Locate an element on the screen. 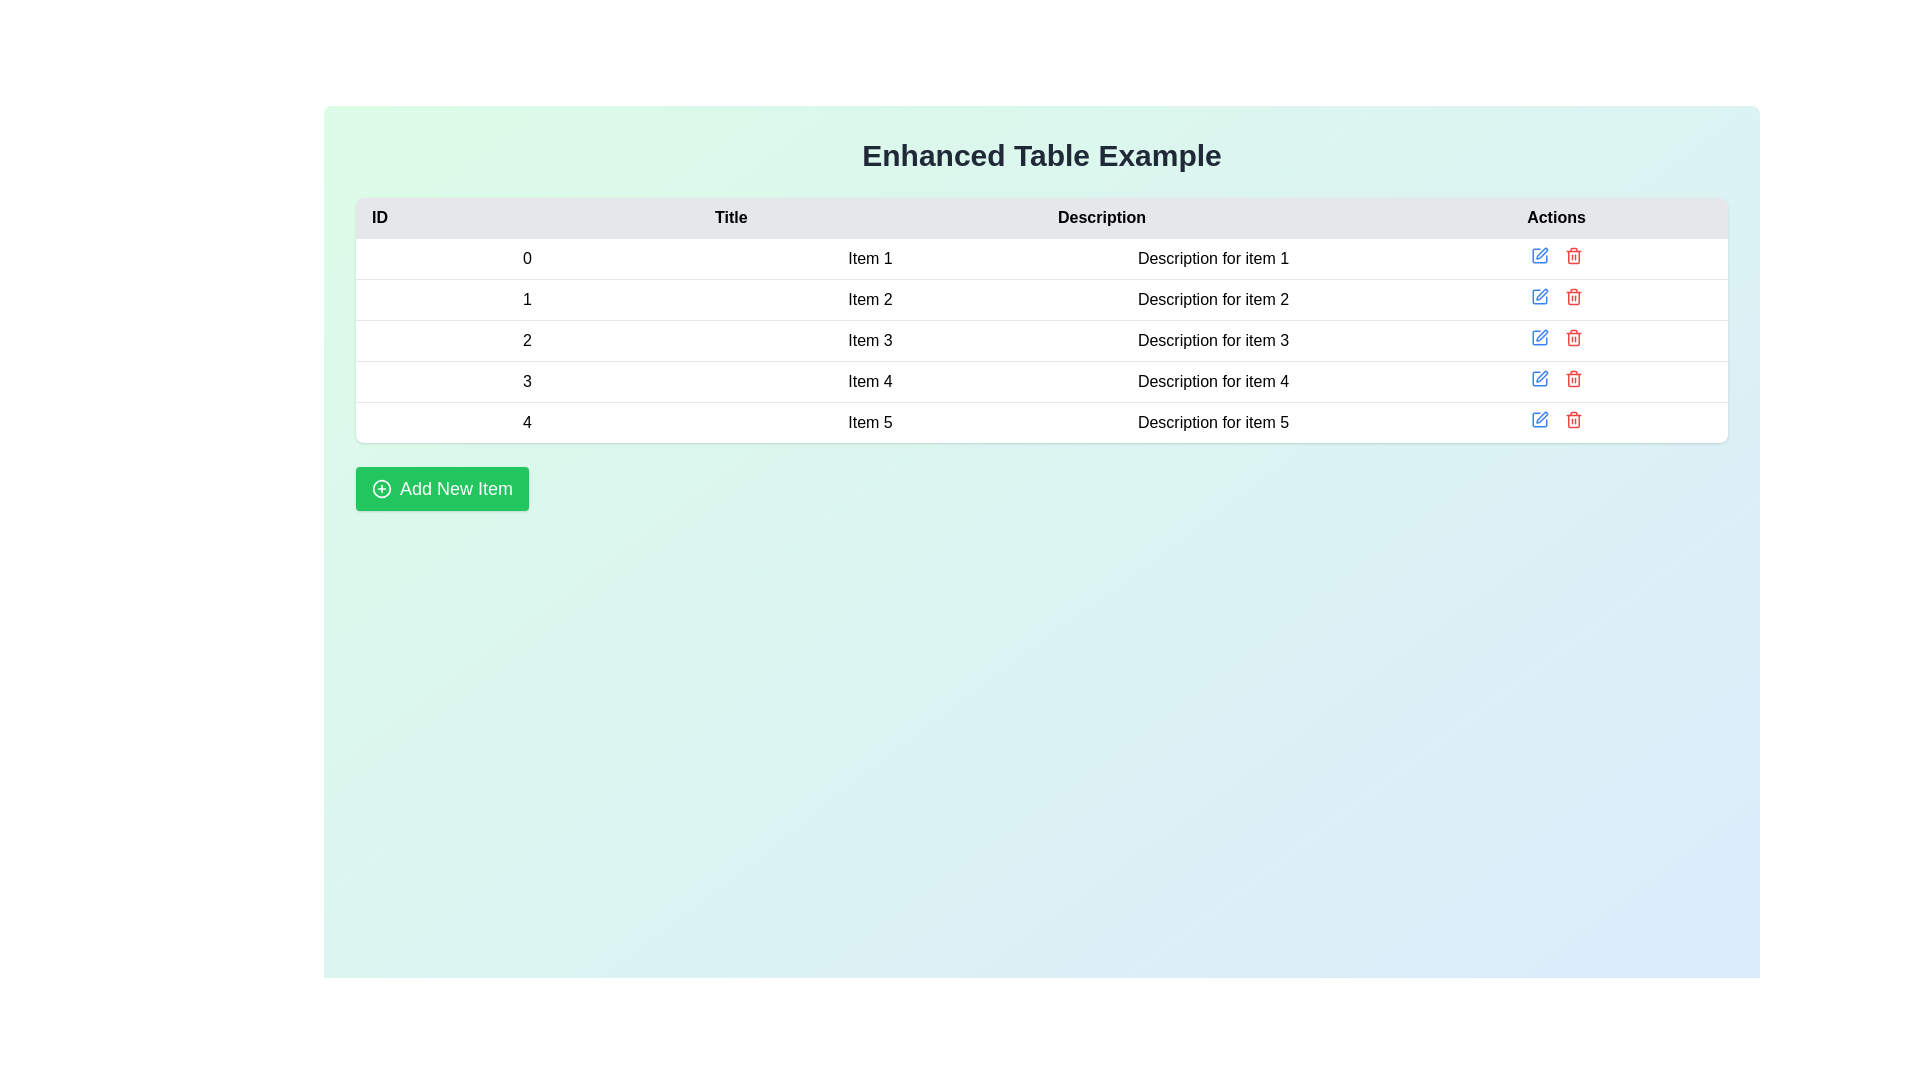 The image size is (1920, 1080). the circular icon that represents the 'Add New Item' action, located near the bottom left of the page under a table is located at coordinates (382, 489).